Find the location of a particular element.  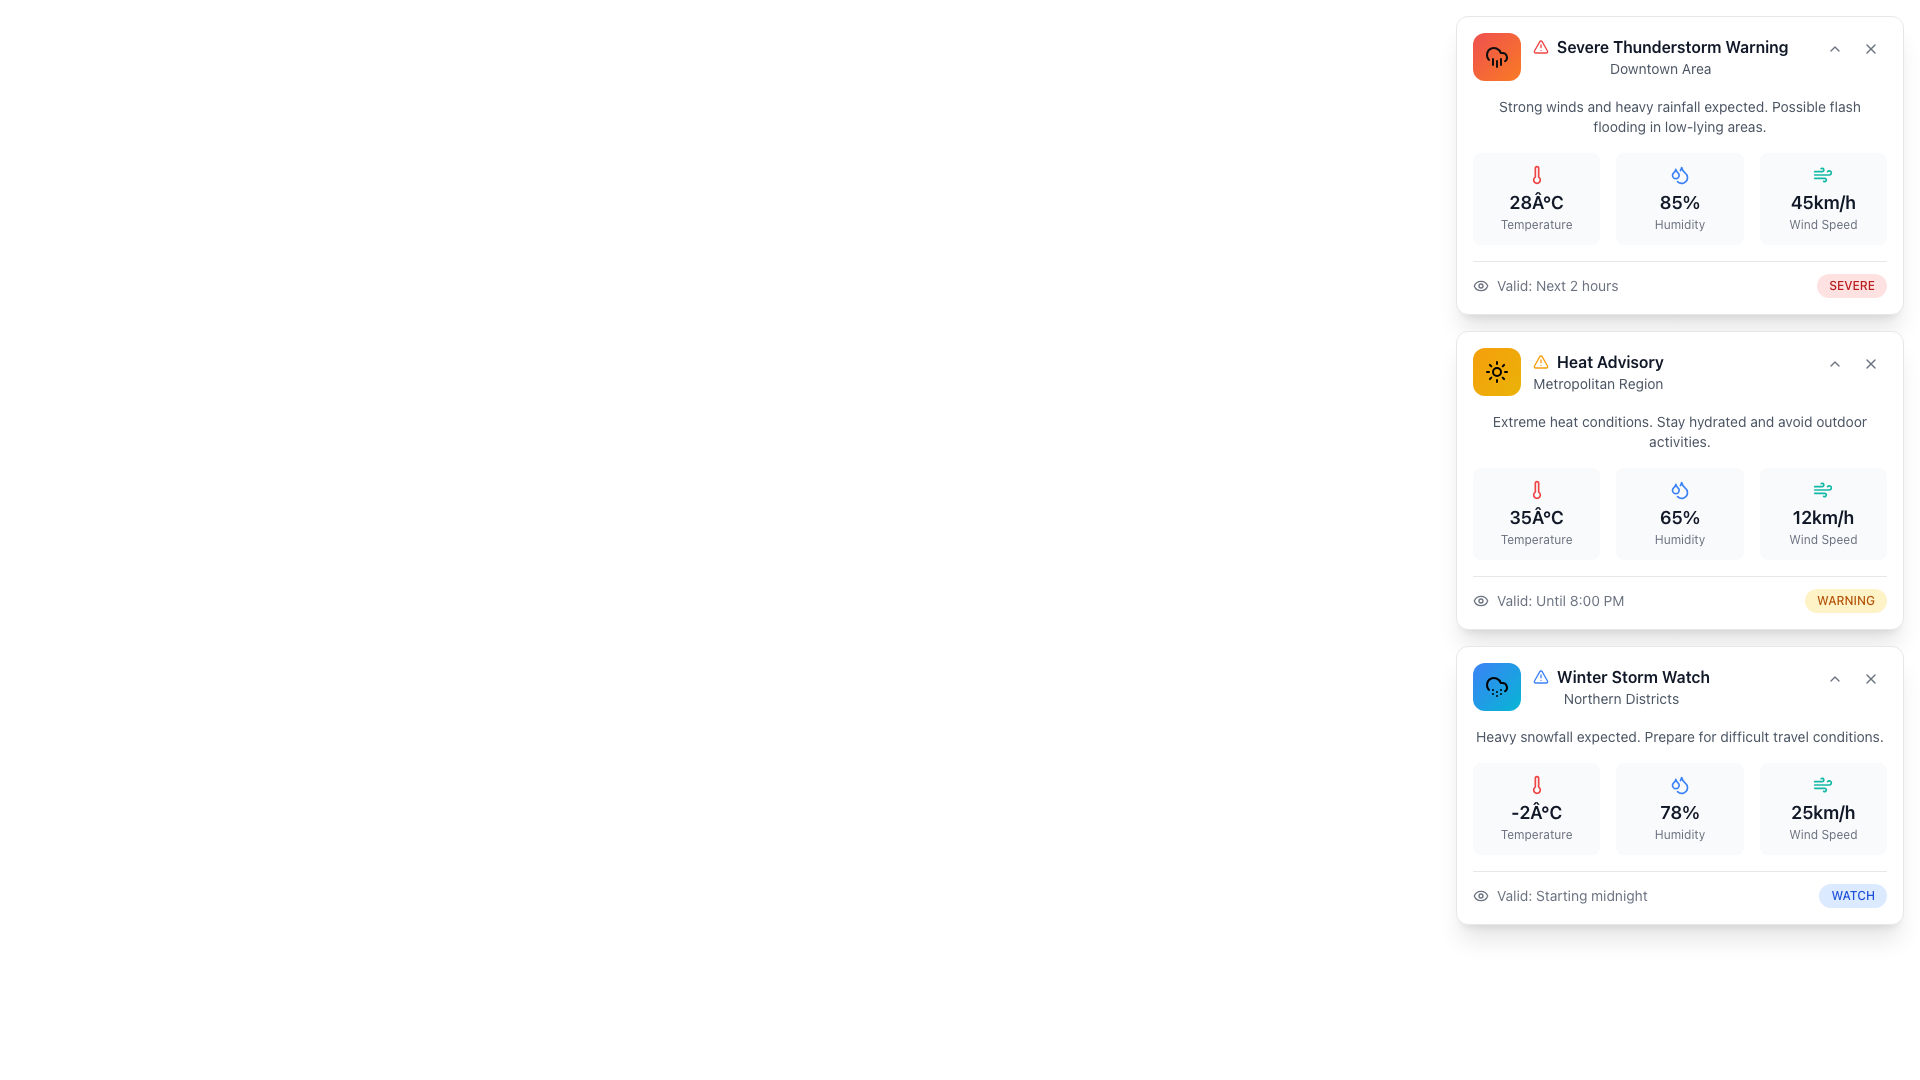

the cloud icon with rain drops below it, which is located in the top left area of the first weather warning card, adjacent to the text 'Severe Thunderstorm Warning' is located at coordinates (1497, 56).